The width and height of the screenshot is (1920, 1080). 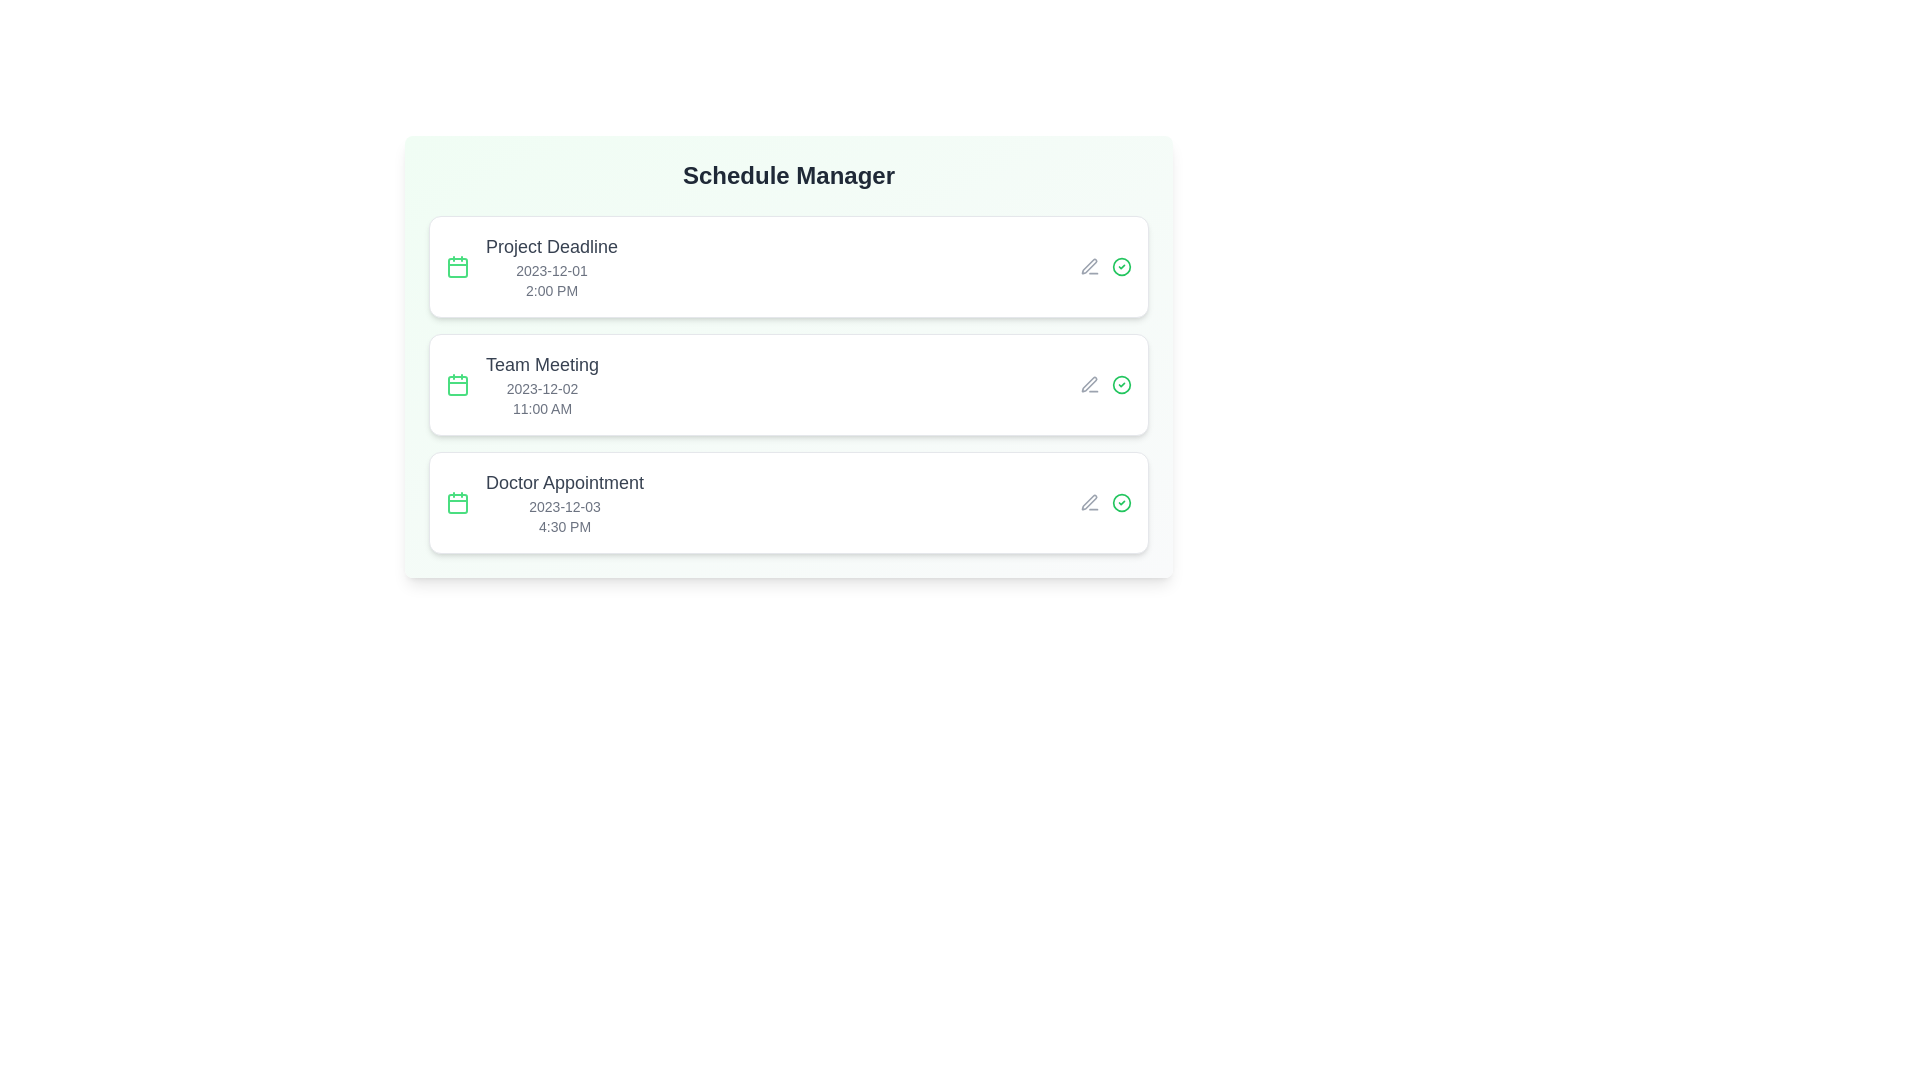 What do you see at coordinates (1122, 501) in the screenshot?
I see `the check icon corresponding to the event titled 'Doctor Appointment' to mark it as completed` at bounding box center [1122, 501].